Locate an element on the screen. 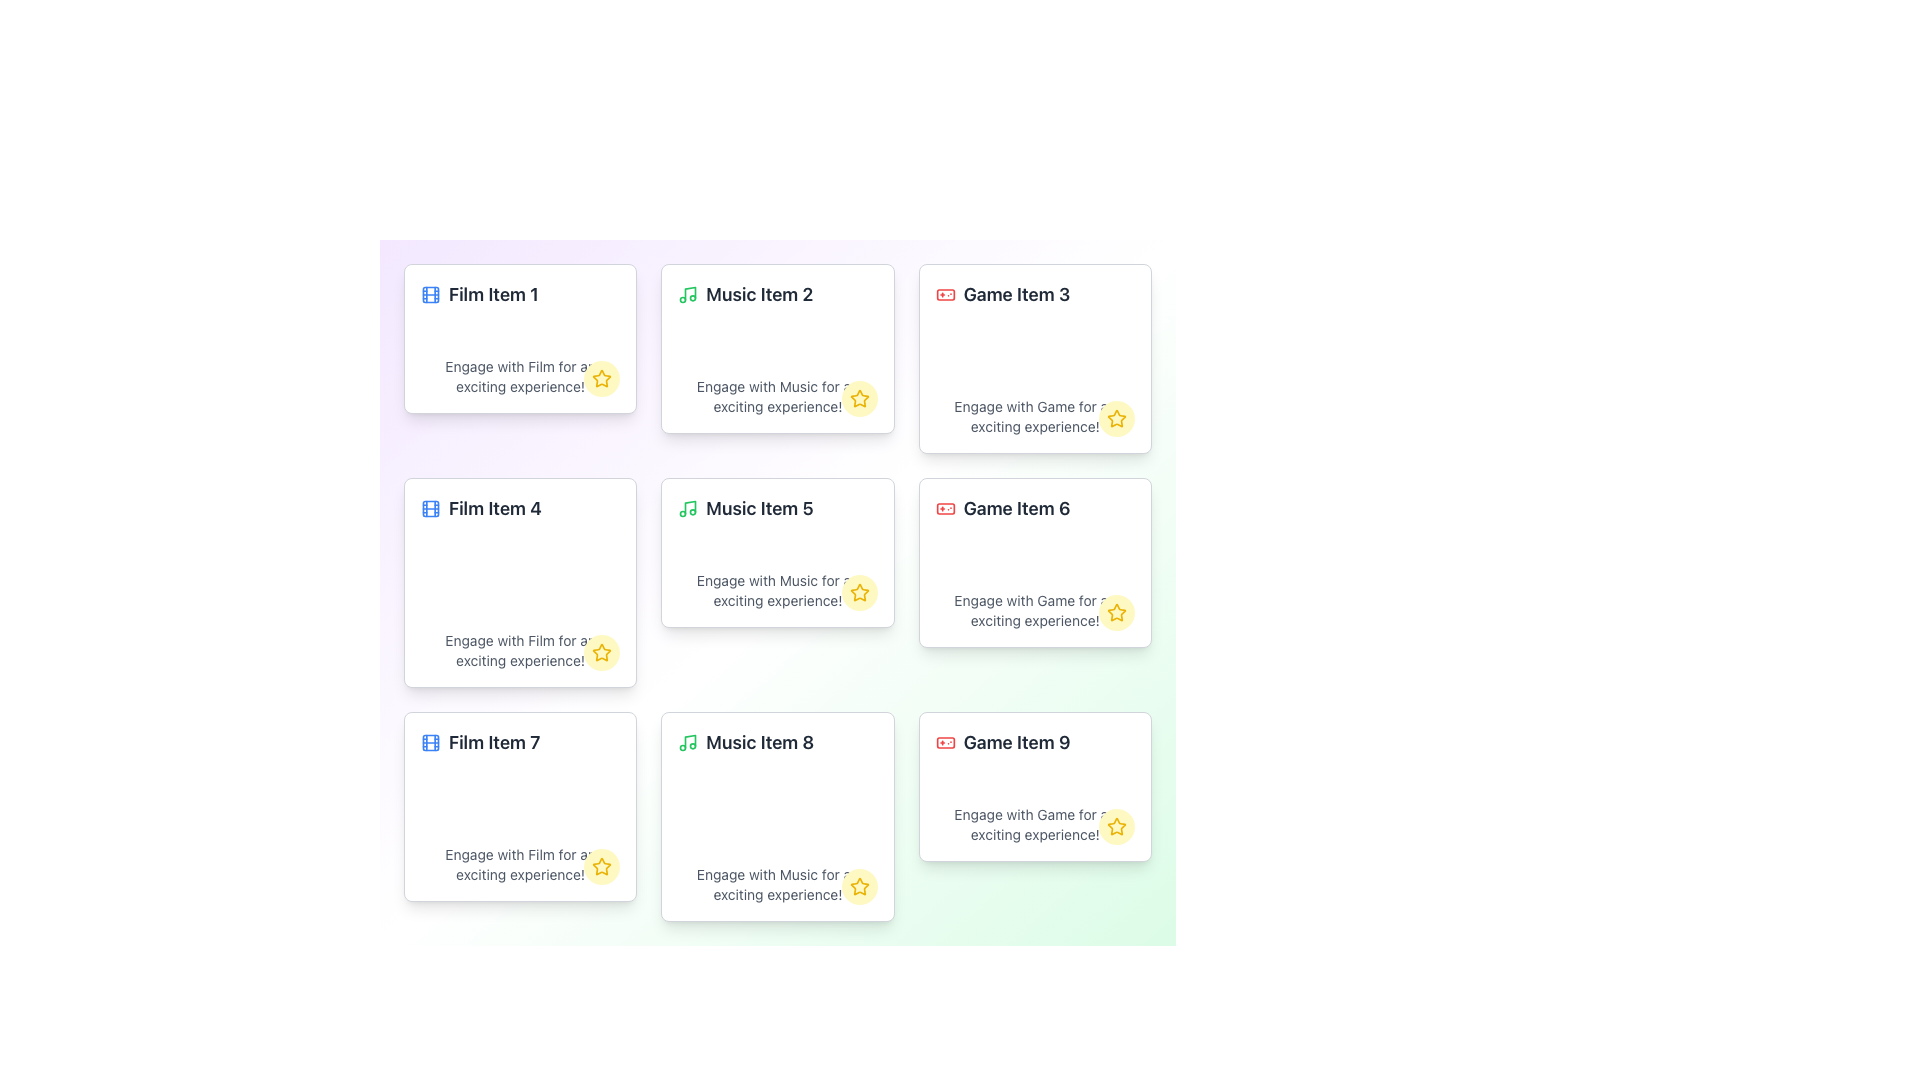  the music icon located to the left of the text 'Music Item 5' in the card layout is located at coordinates (688, 508).